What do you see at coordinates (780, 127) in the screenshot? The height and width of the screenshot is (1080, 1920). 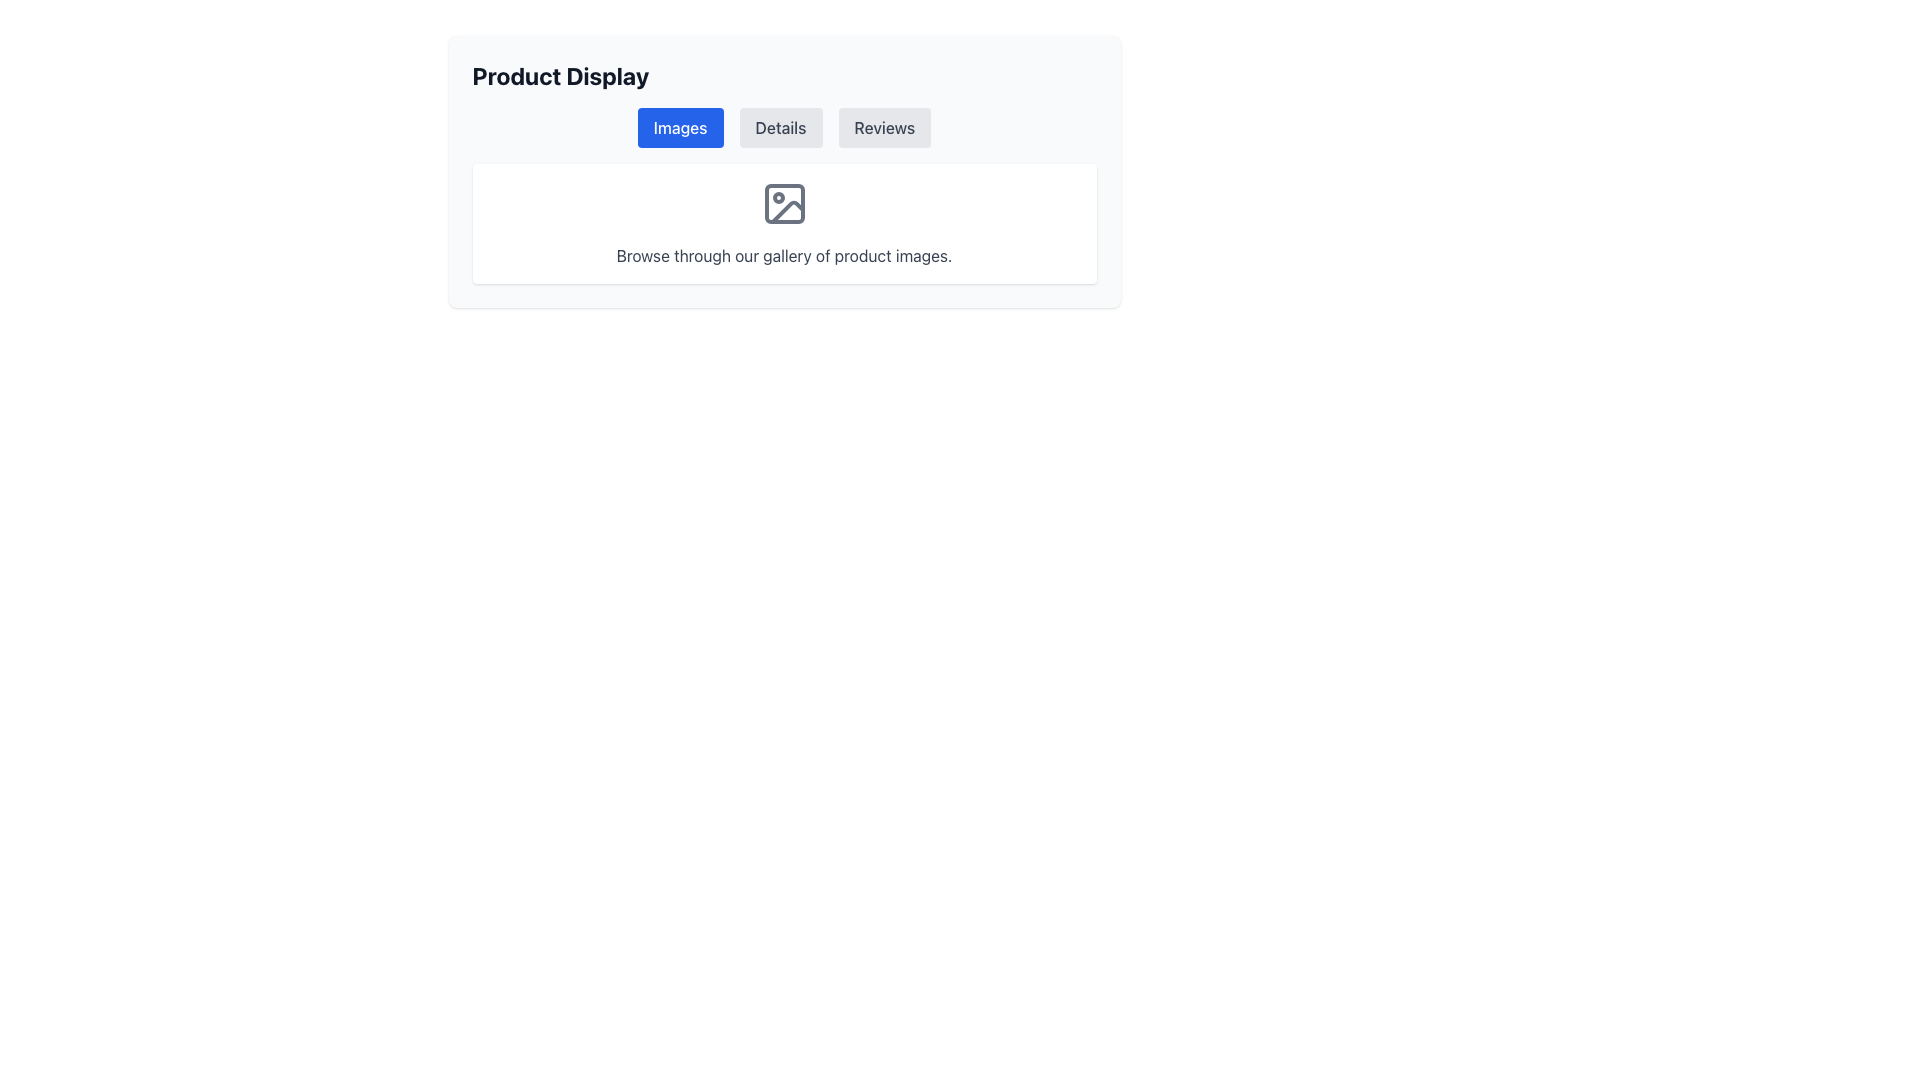 I see `the second button in the upper interface section, located between the 'Images' button and the 'Reviews' button` at bounding box center [780, 127].